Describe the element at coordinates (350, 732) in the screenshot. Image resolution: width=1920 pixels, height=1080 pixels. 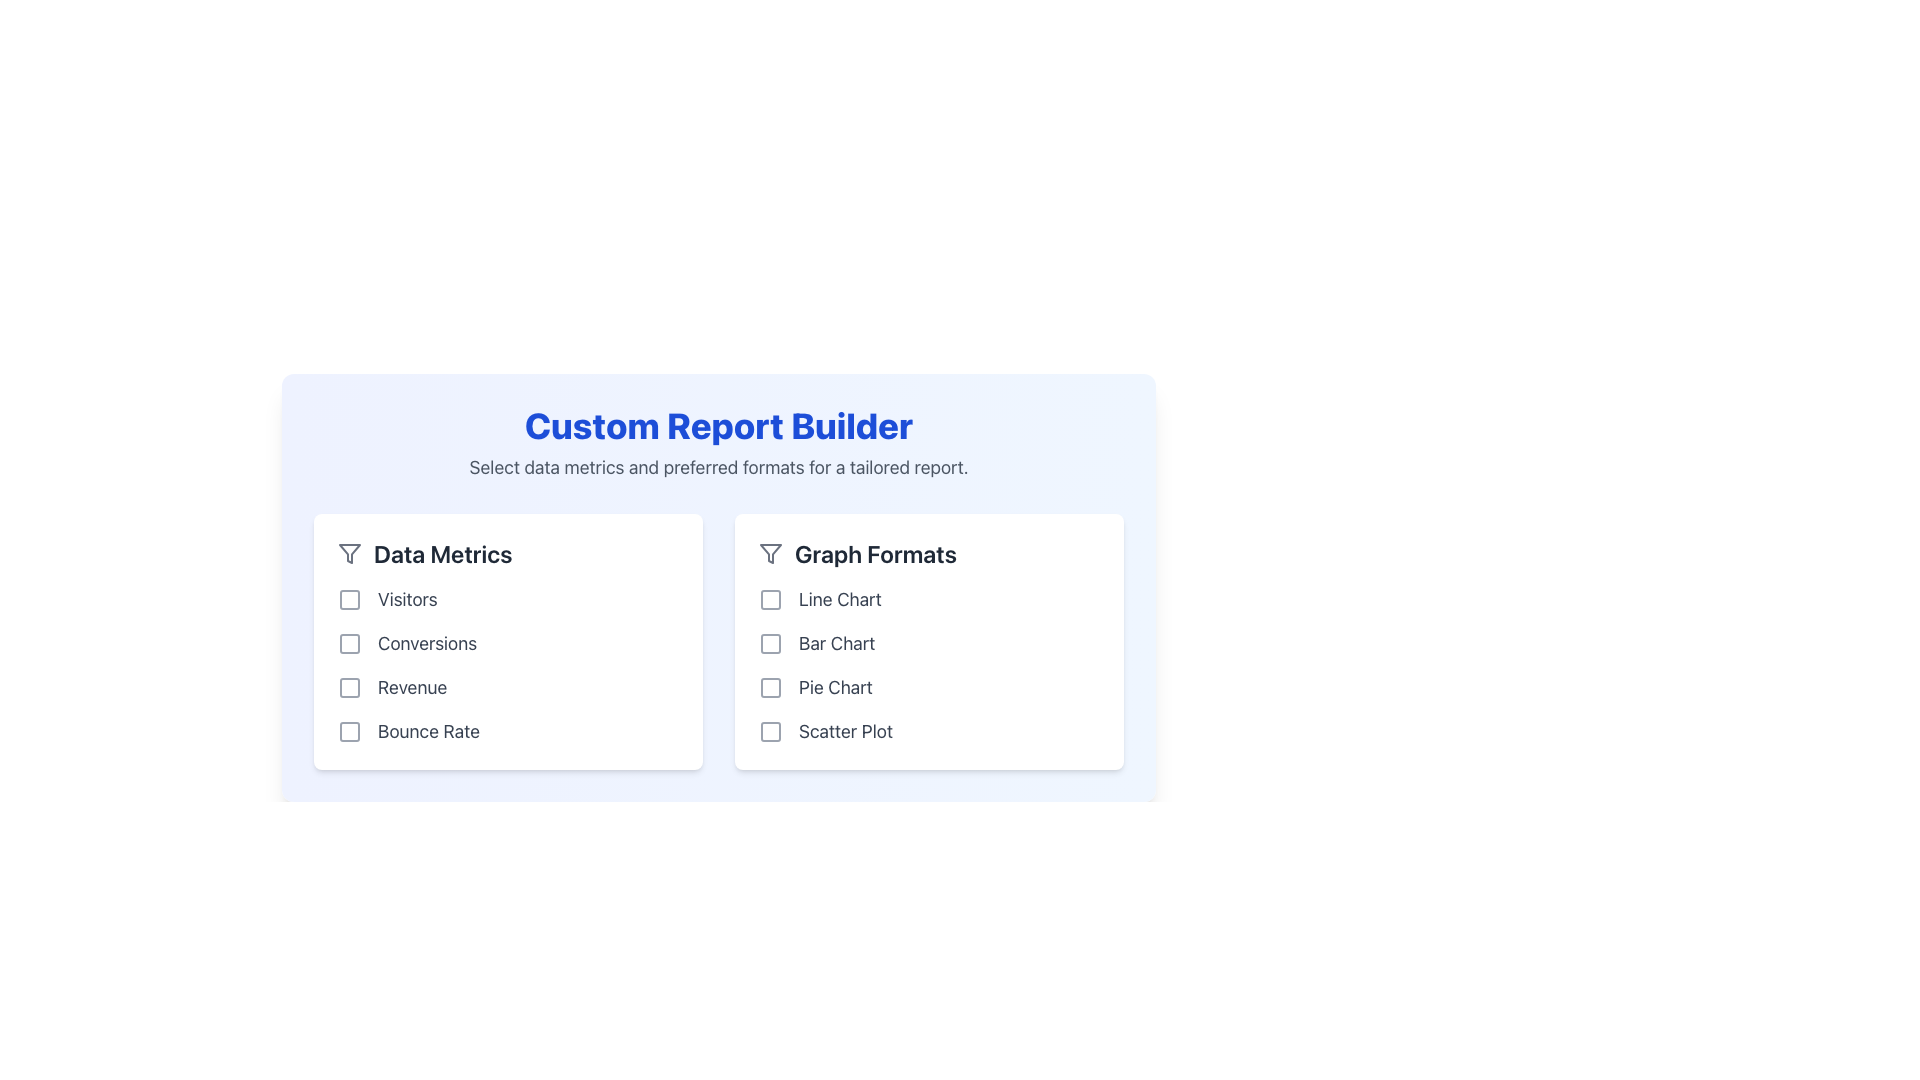
I see `the checkbox for the 'Bounce Rate' metric located to the left of its label` at that location.